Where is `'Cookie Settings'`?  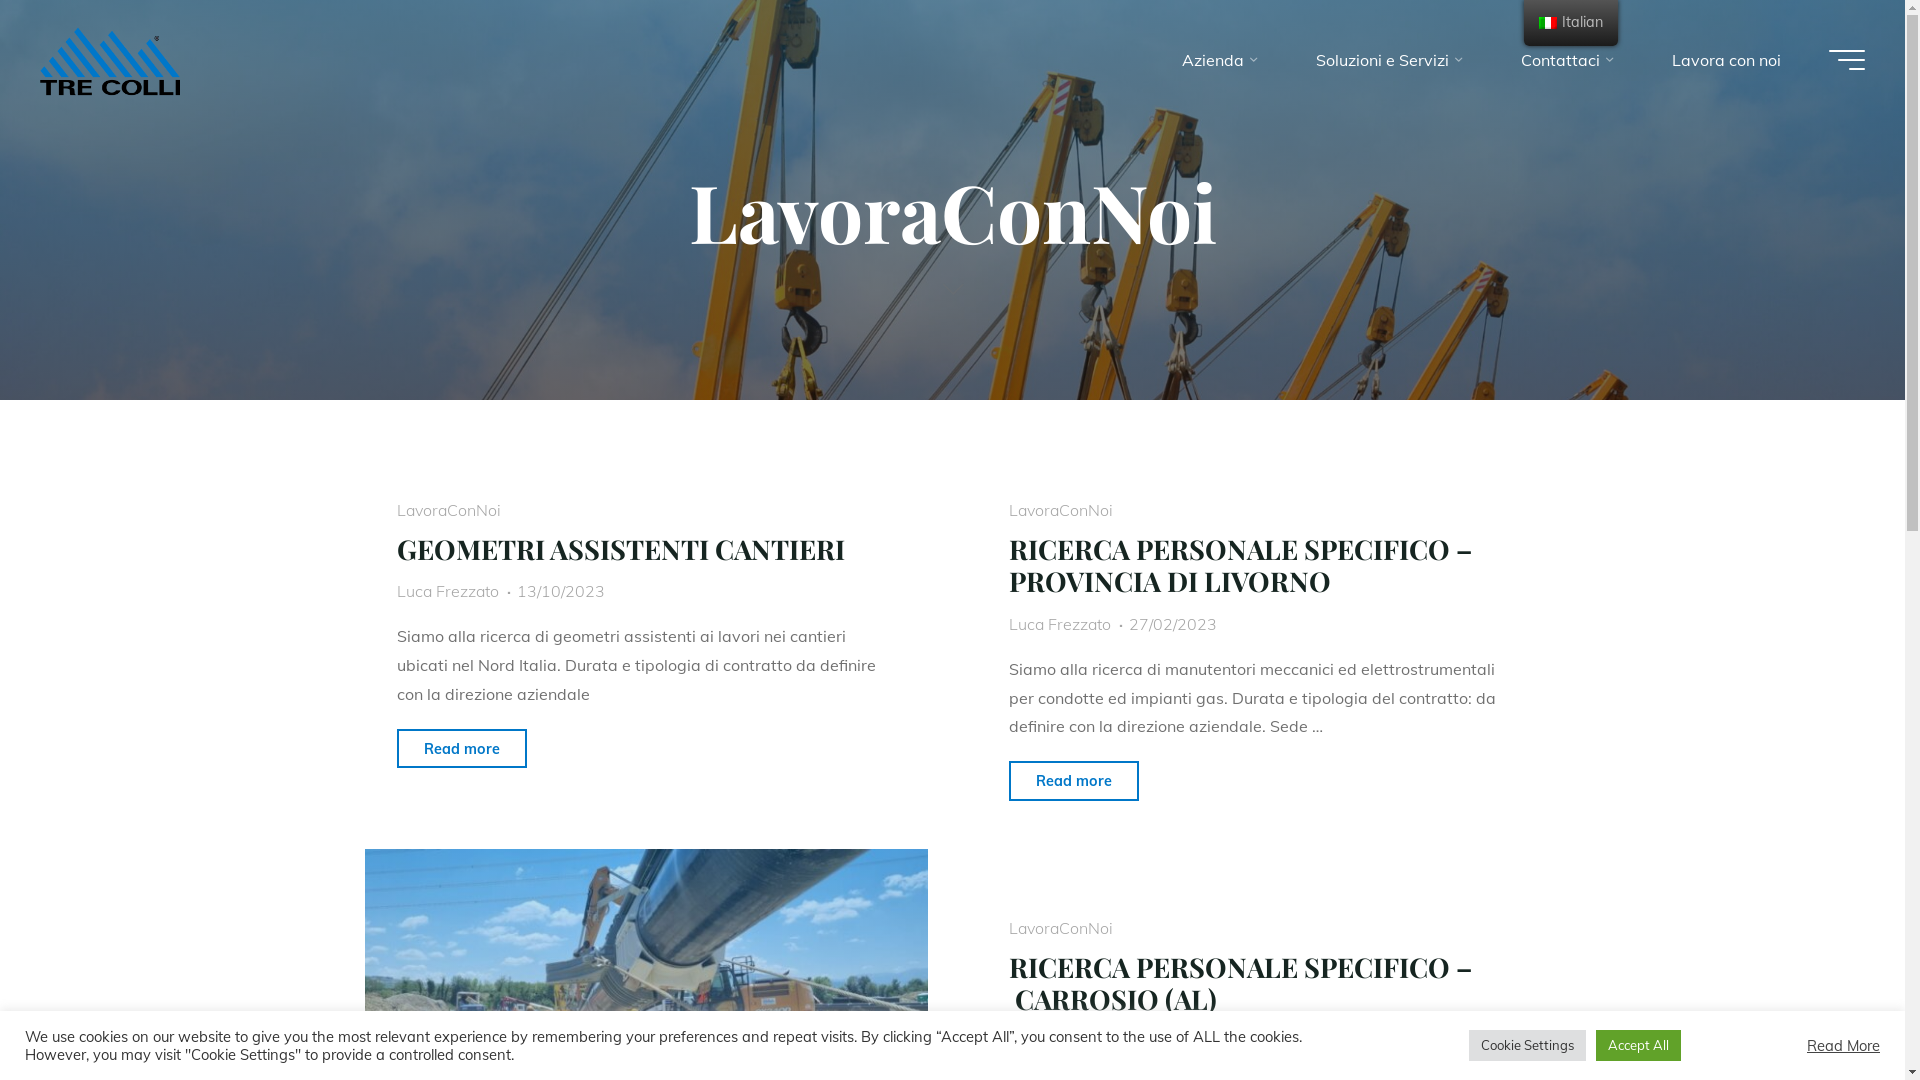
'Cookie Settings' is located at coordinates (1526, 1044).